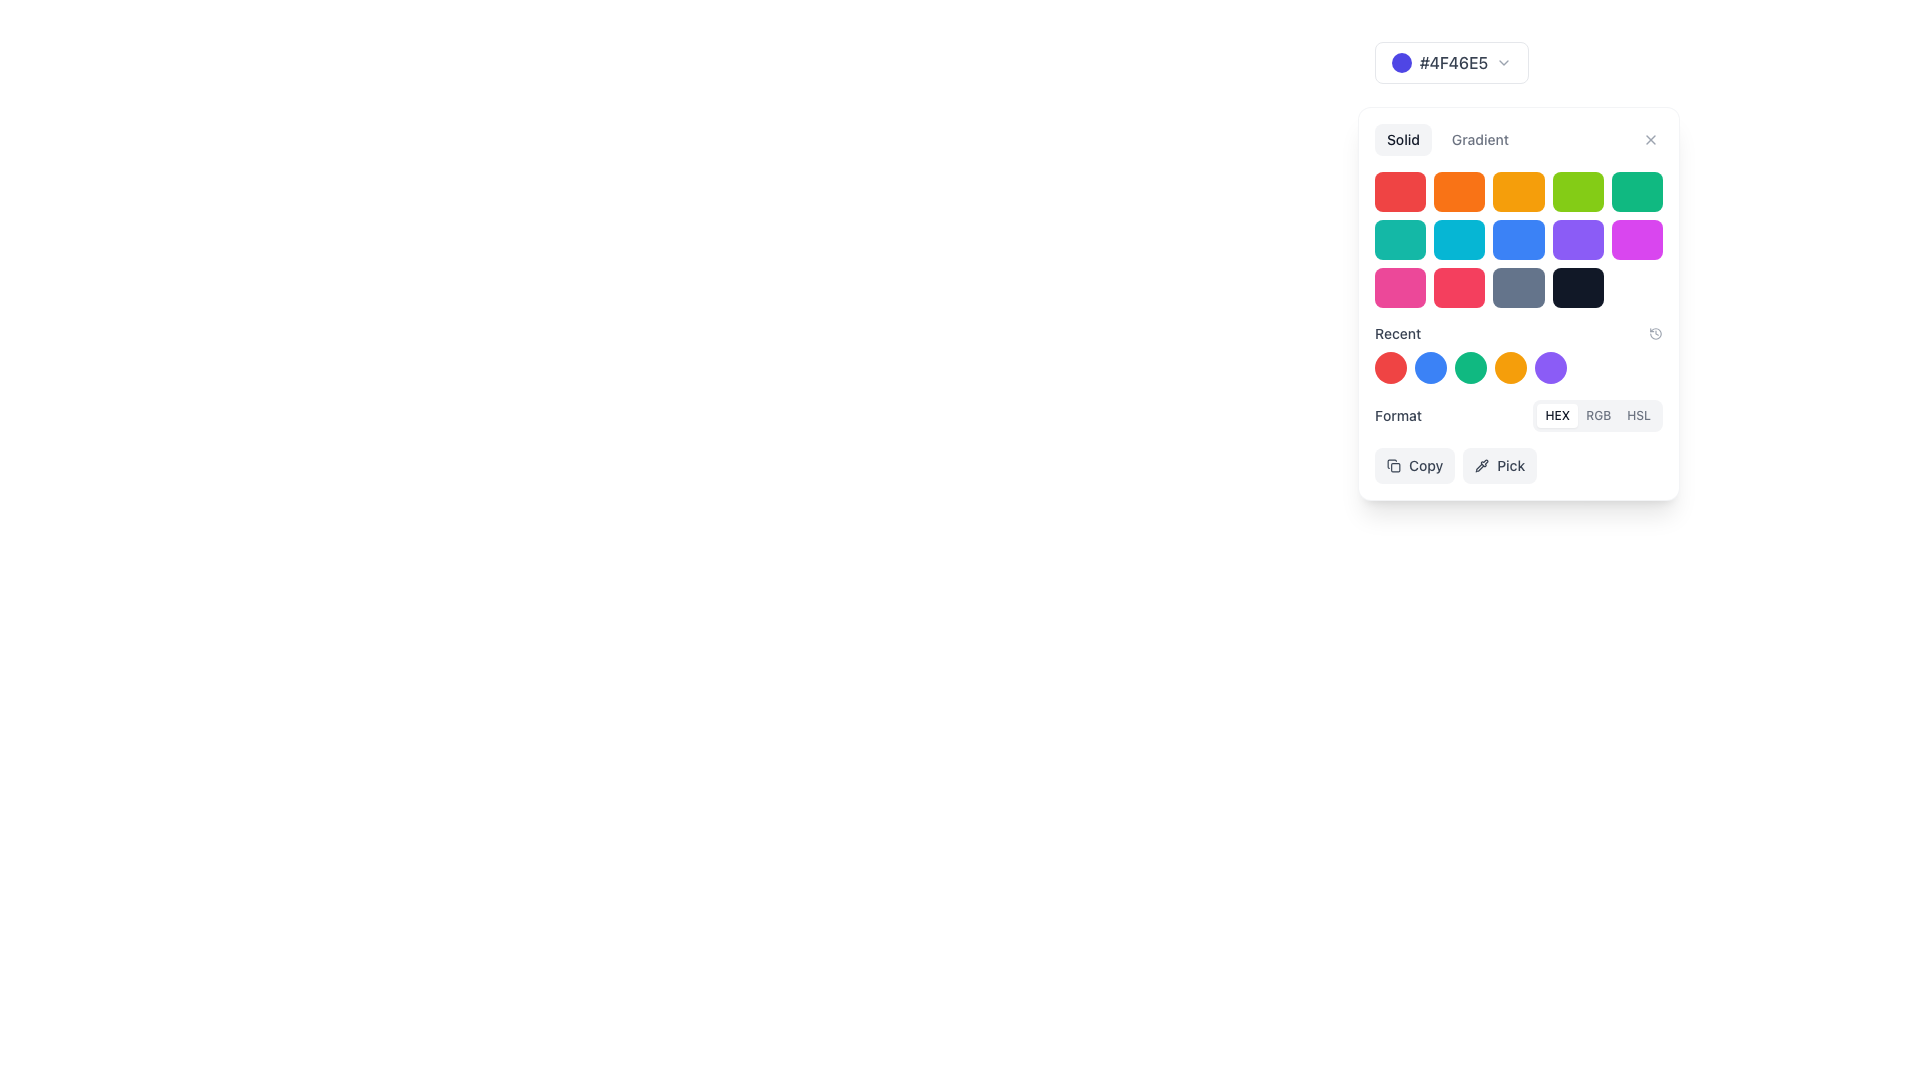 Image resolution: width=1920 pixels, height=1080 pixels. Describe the element at coordinates (1651, 138) in the screenshot. I see `the small, rounded button with a prominent 'X' icon in the top-right corner of the floating panel containing color options` at that location.